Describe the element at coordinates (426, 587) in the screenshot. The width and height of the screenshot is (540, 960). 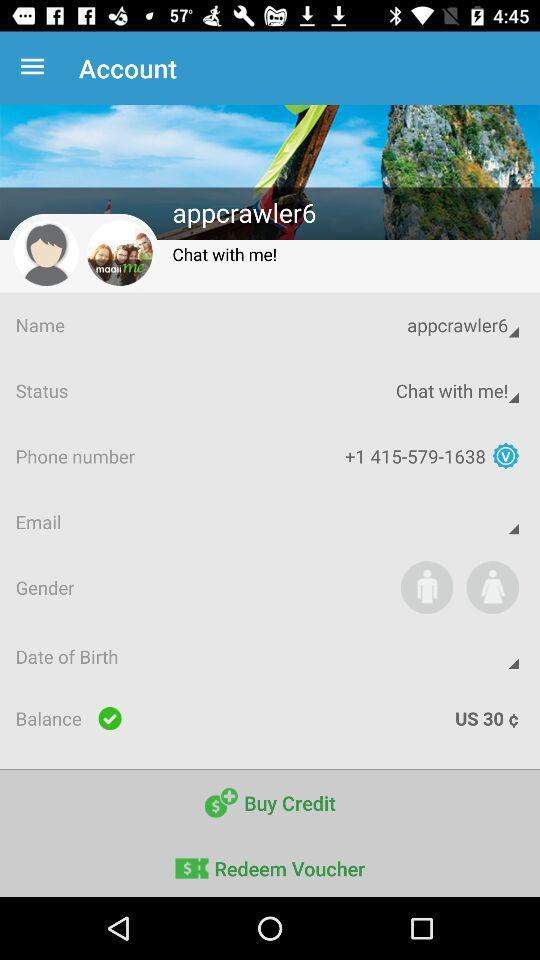
I see `the app next to the gender app` at that location.